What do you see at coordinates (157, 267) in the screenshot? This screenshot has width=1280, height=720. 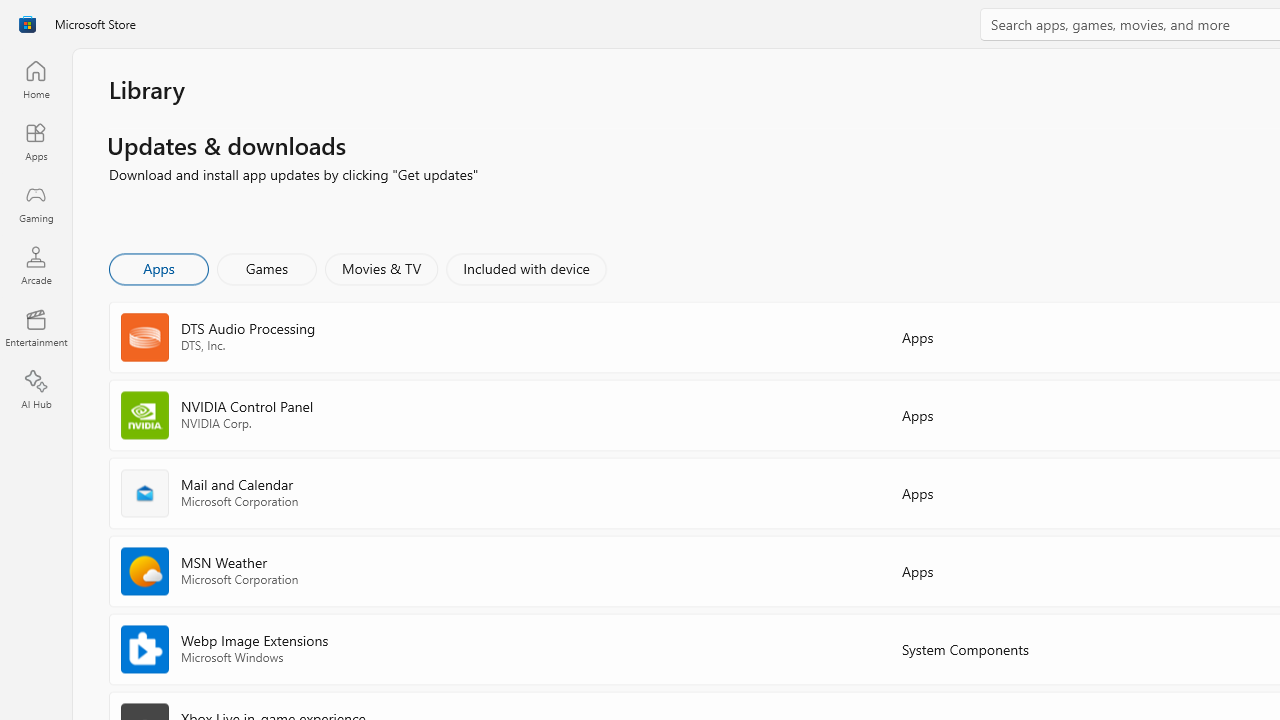 I see `'Apps'` at bounding box center [157, 267].